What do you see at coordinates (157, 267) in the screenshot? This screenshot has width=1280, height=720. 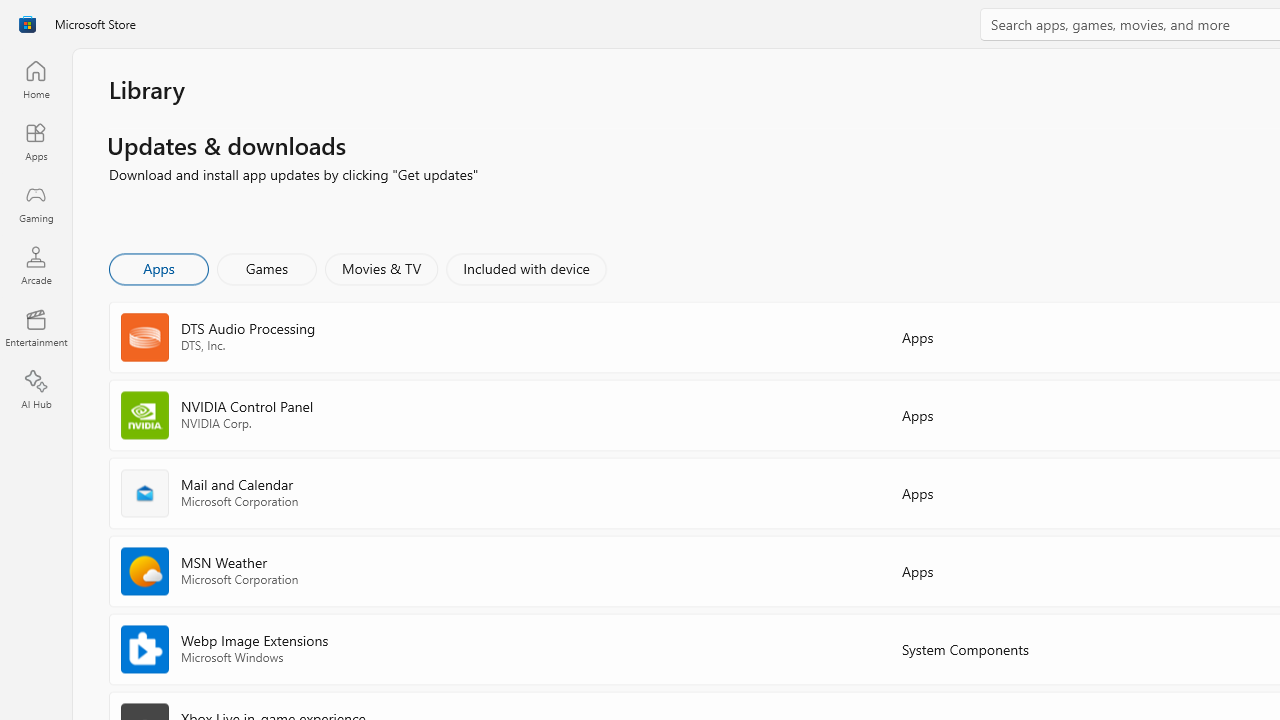 I see `'Apps'` at bounding box center [157, 267].